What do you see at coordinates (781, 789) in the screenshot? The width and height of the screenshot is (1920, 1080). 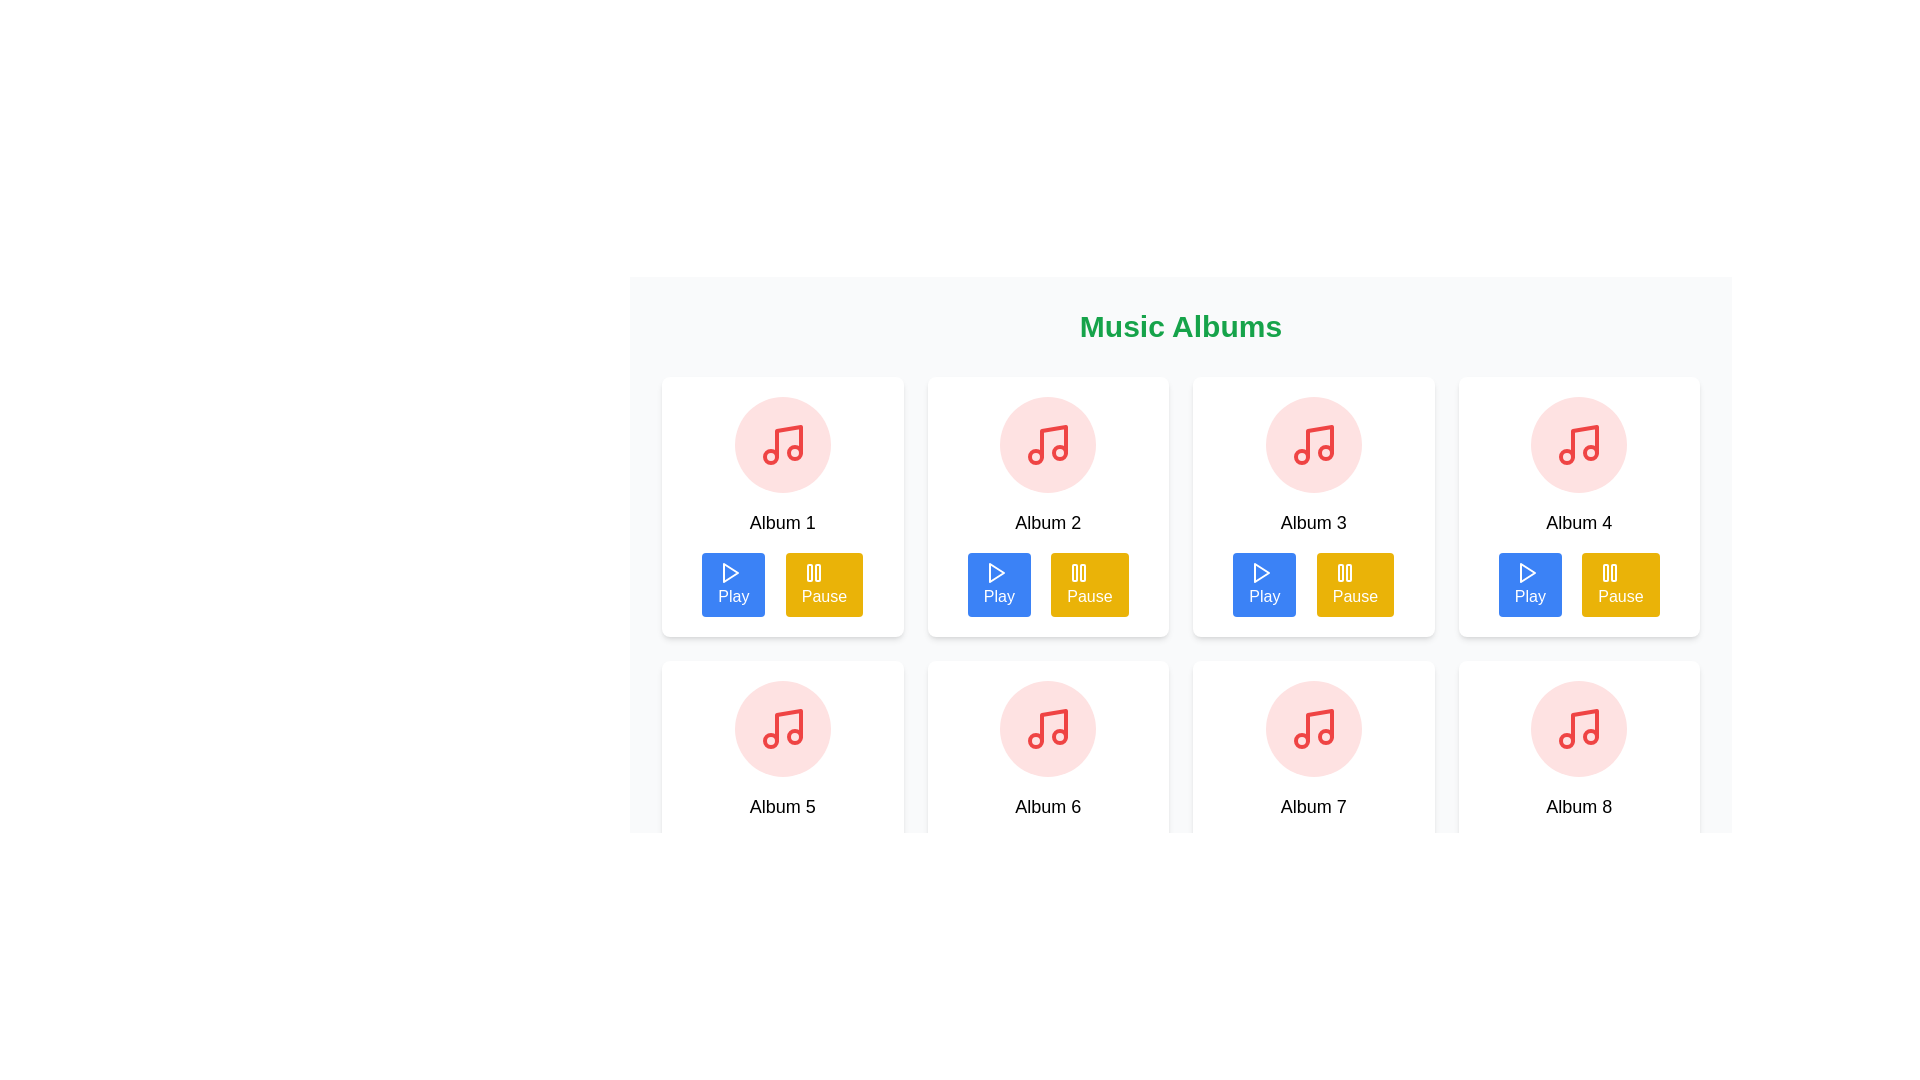 I see `the album title 'Album 5' on the card UI element representing the fifth album in the grid layout` at bounding box center [781, 789].